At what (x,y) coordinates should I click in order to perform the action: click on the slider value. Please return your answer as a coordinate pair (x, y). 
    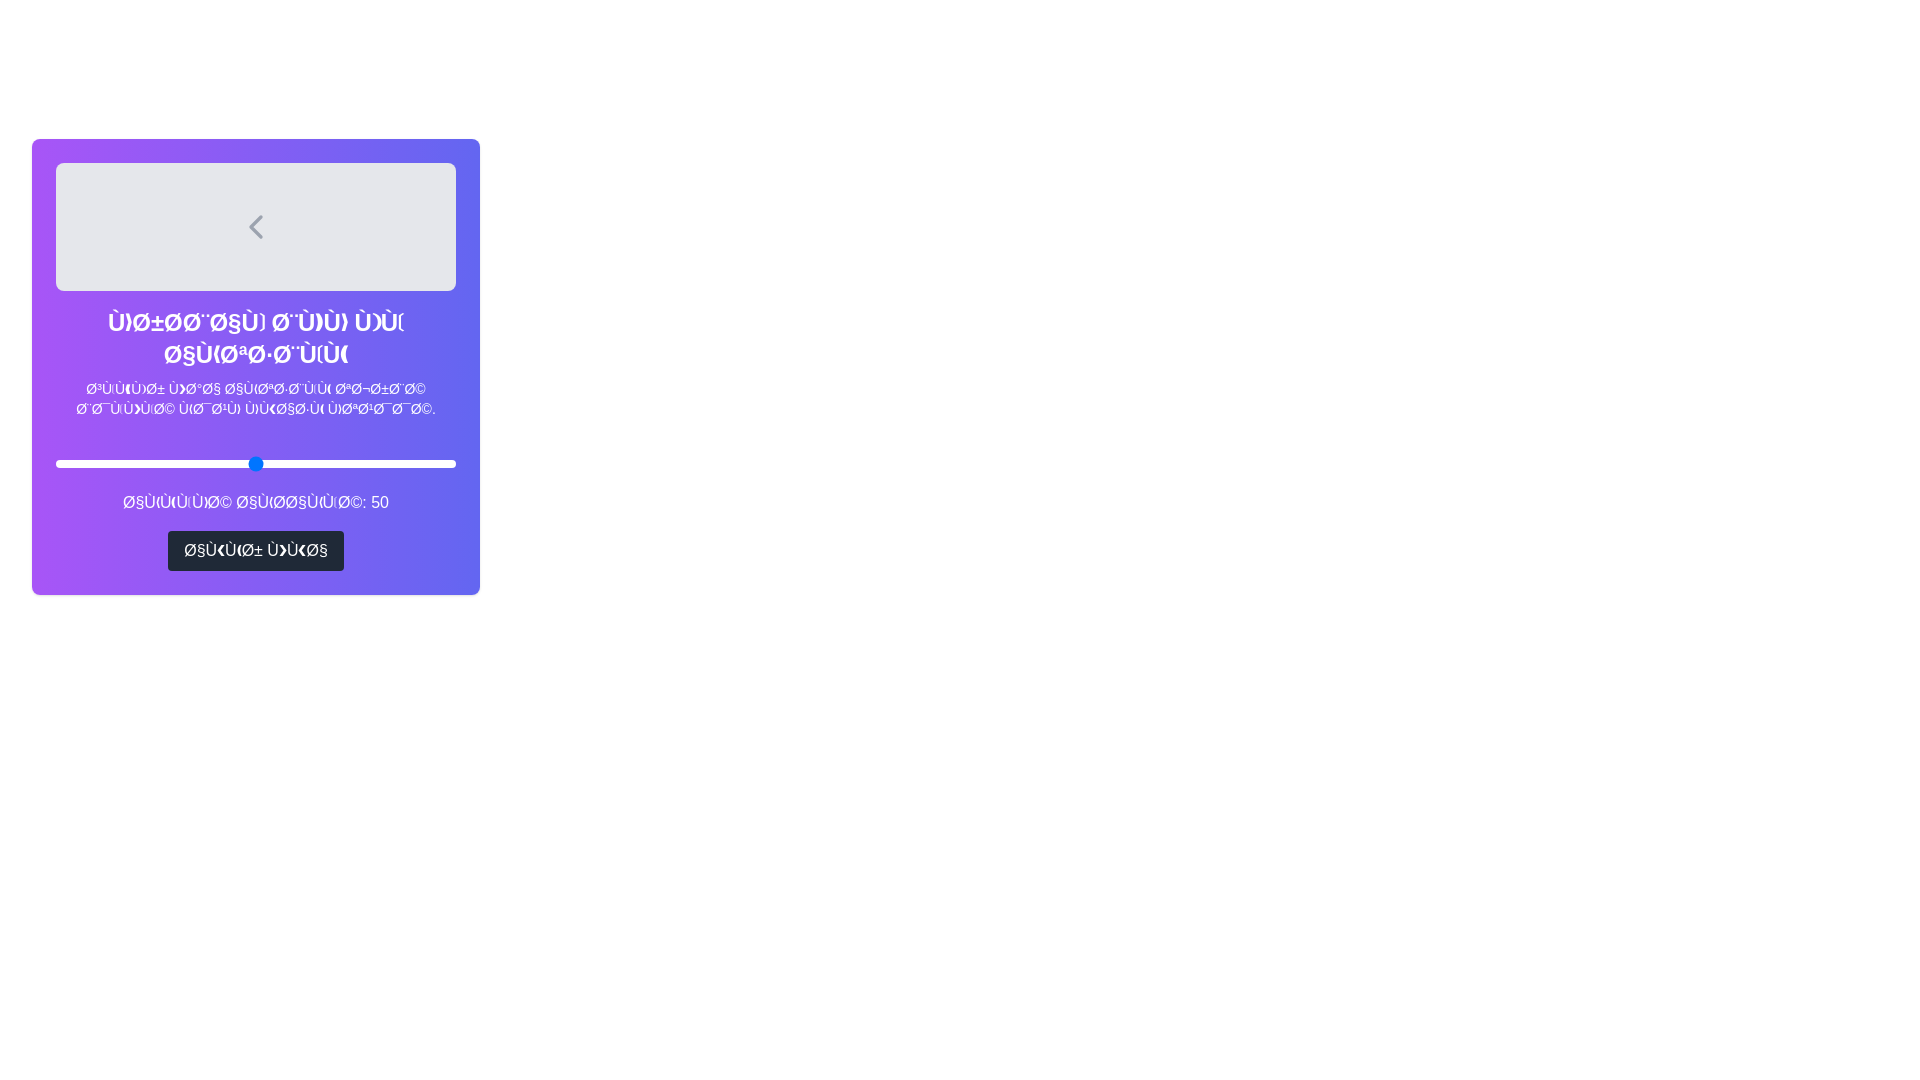
    Looking at the image, I should click on (187, 463).